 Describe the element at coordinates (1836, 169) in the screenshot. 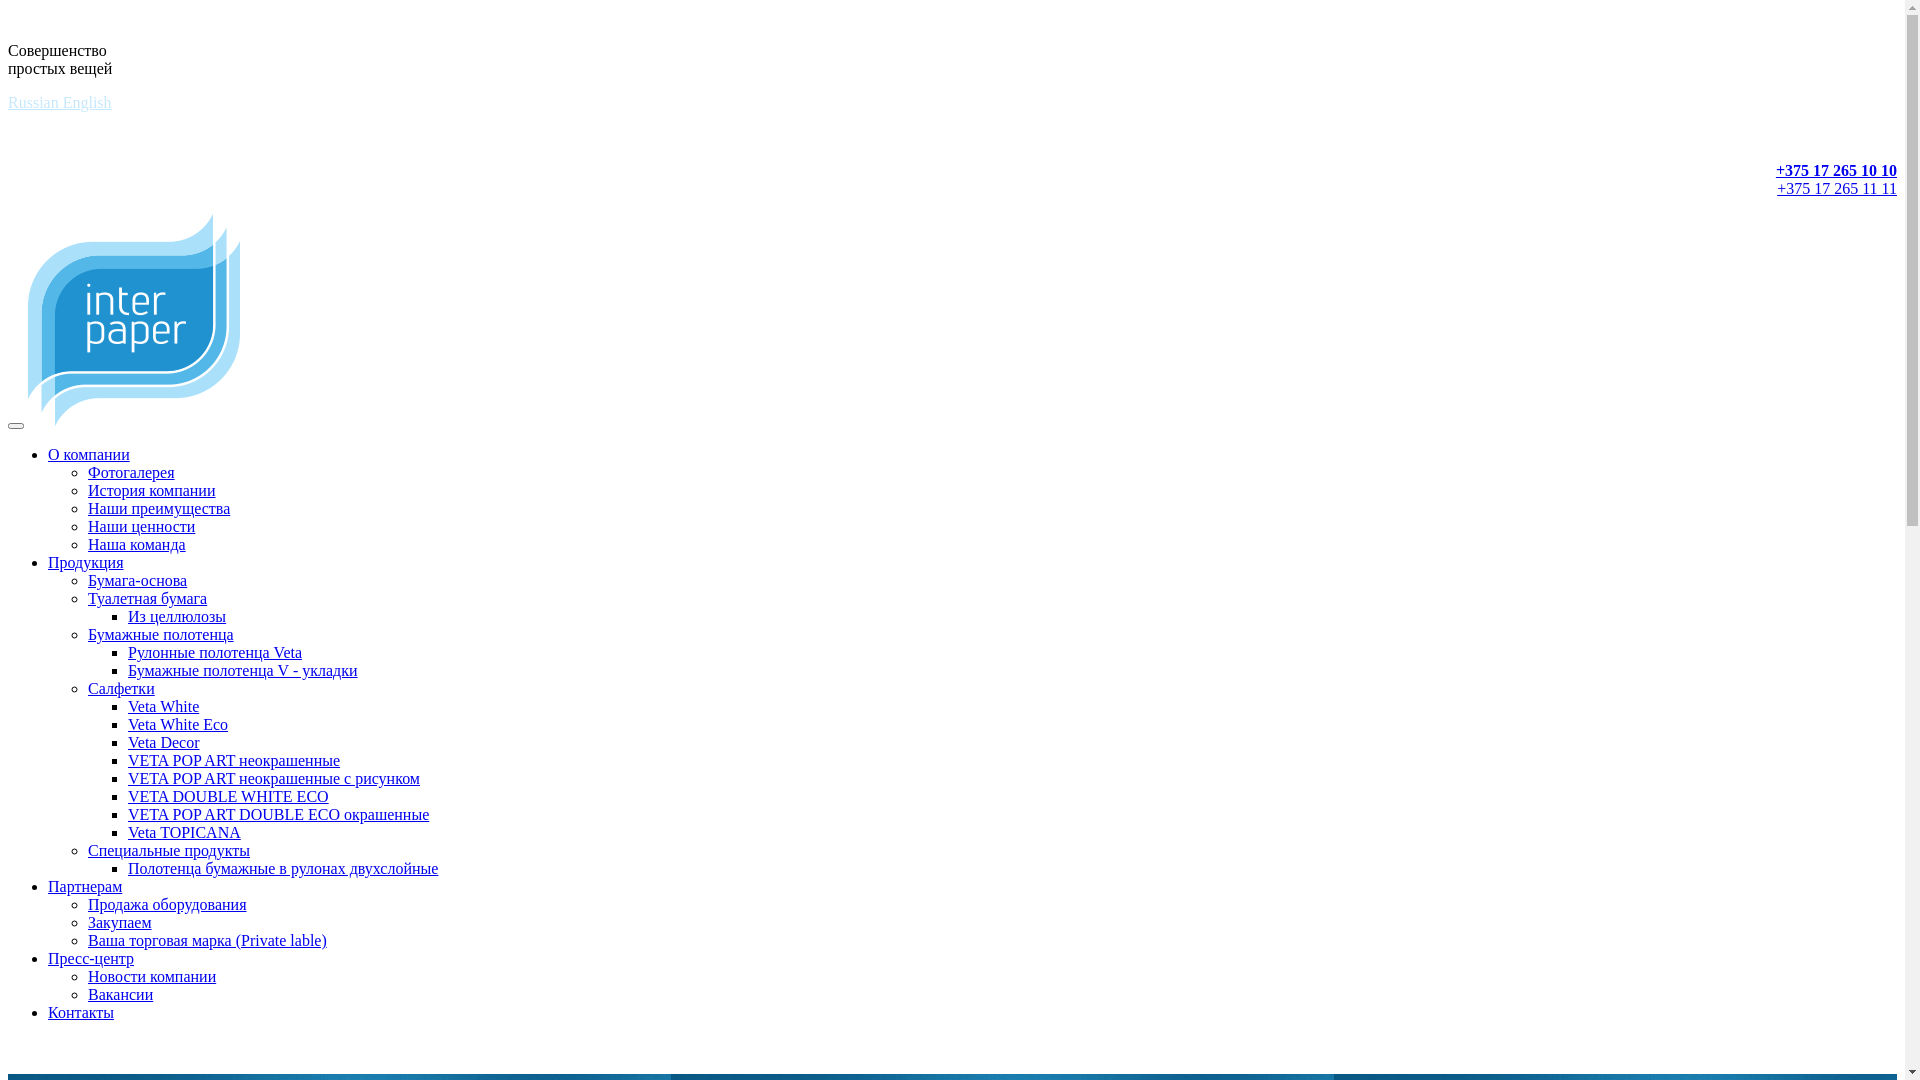

I see `'+375 17 265 10 10'` at that location.